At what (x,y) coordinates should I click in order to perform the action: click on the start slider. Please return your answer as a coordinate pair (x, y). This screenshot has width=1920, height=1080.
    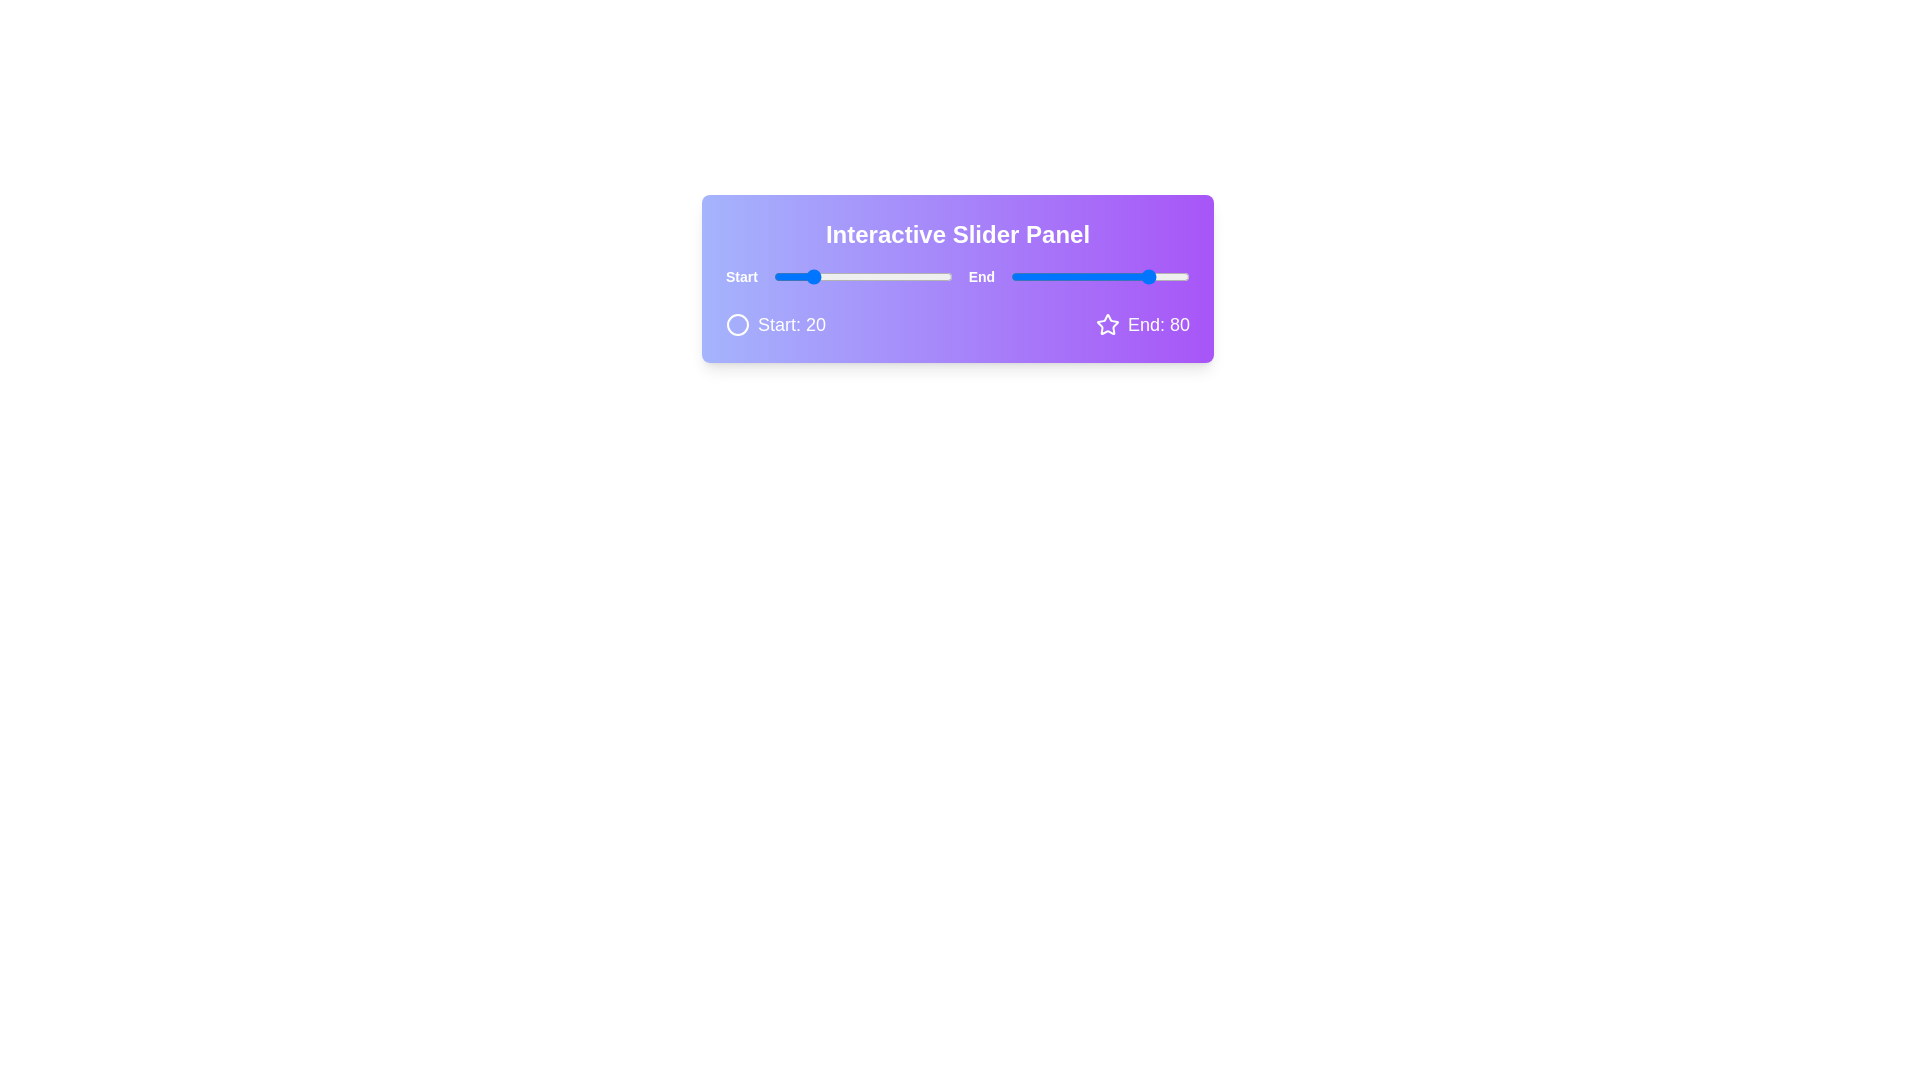
    Looking at the image, I should click on (872, 277).